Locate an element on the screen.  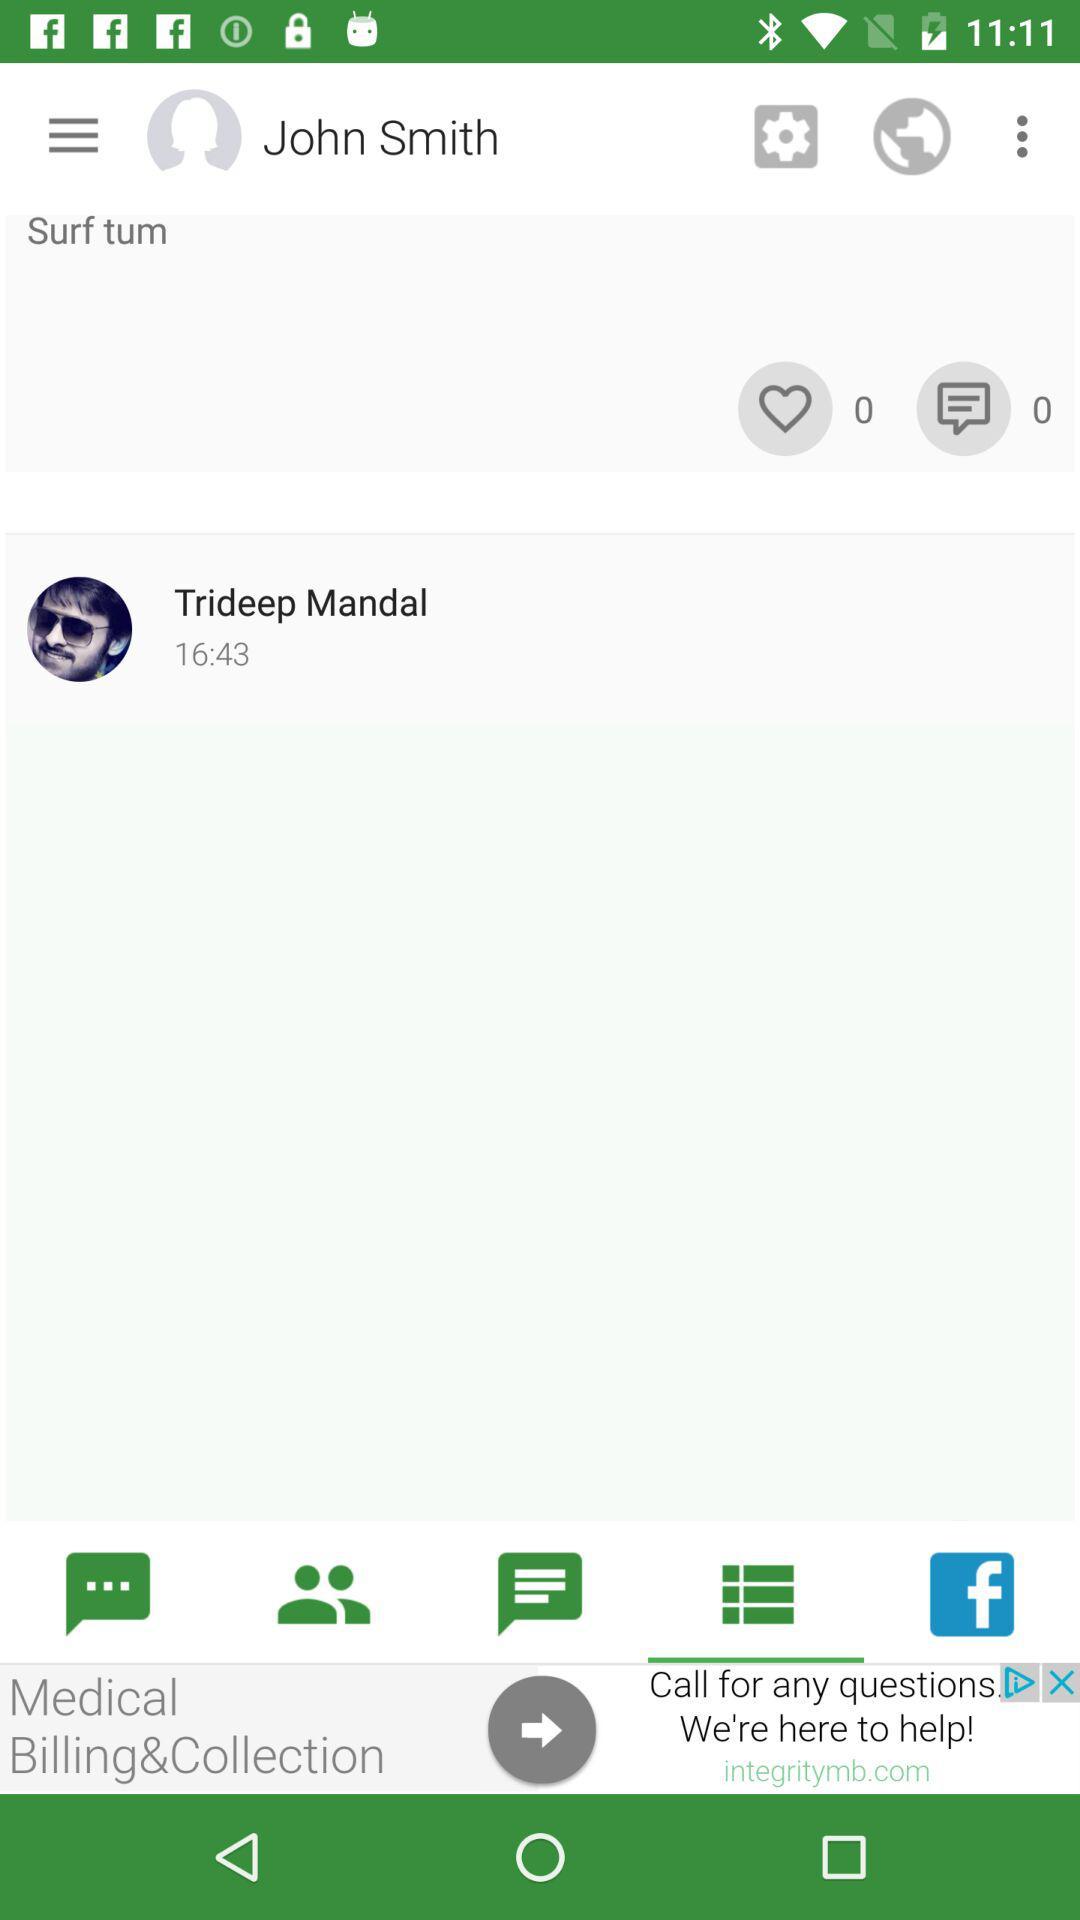
comment switch option is located at coordinates (962, 407).